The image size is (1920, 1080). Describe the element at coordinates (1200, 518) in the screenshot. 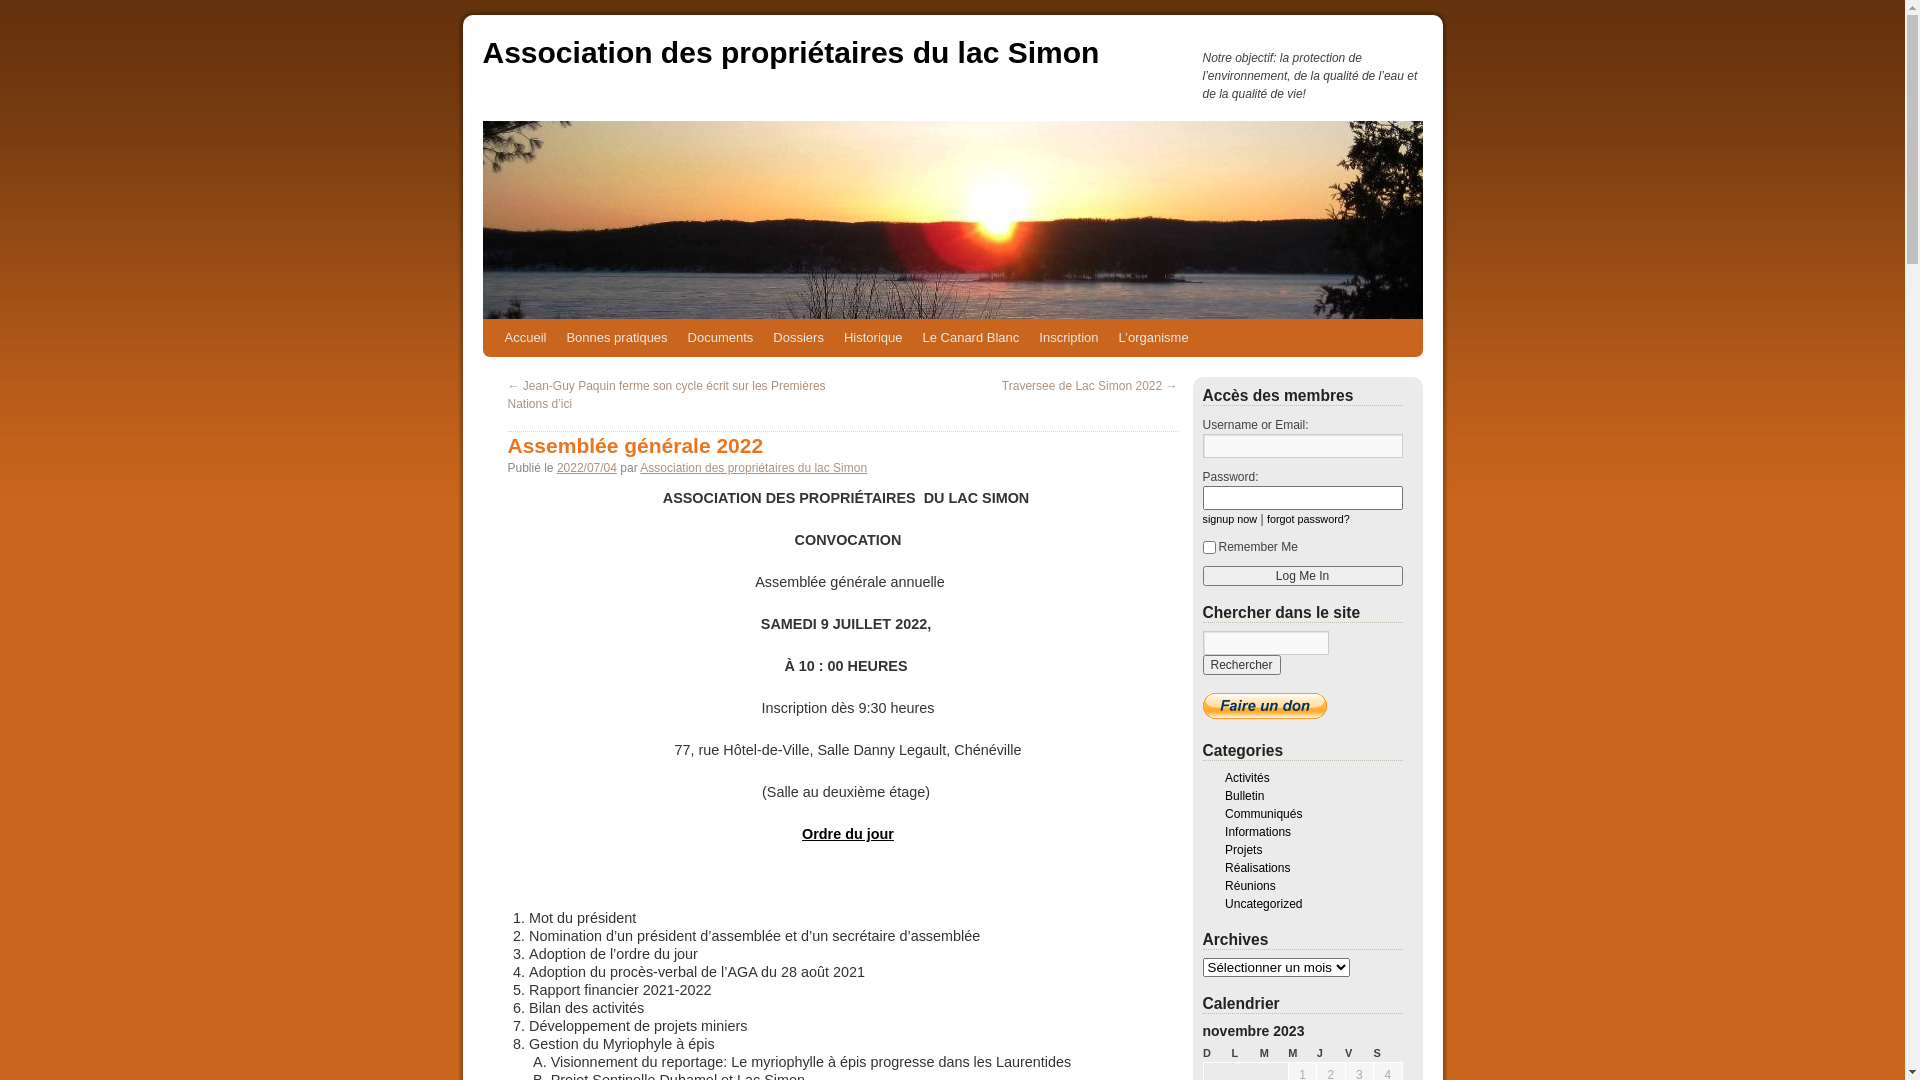

I see `'signup now'` at that location.